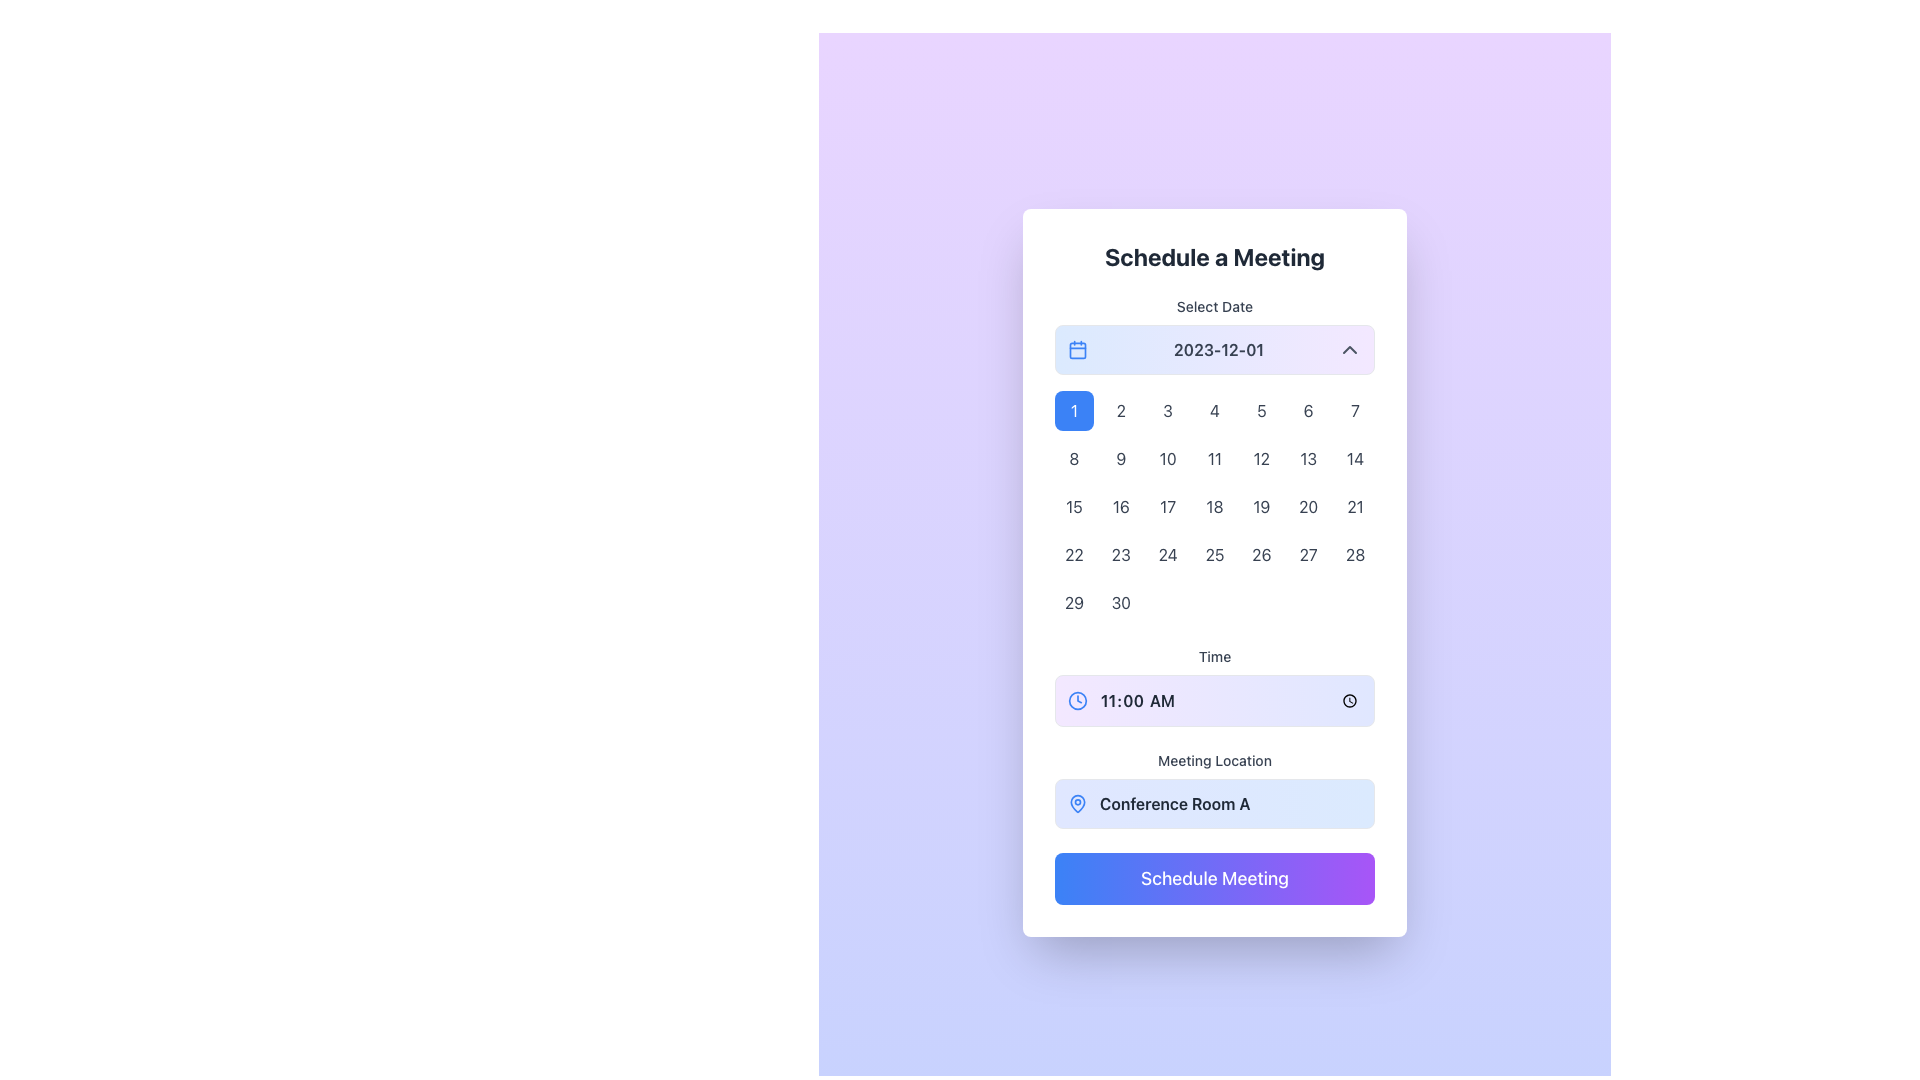  I want to click on the clickable calendar day button representing the '7th' day of the month, so click(1355, 410).